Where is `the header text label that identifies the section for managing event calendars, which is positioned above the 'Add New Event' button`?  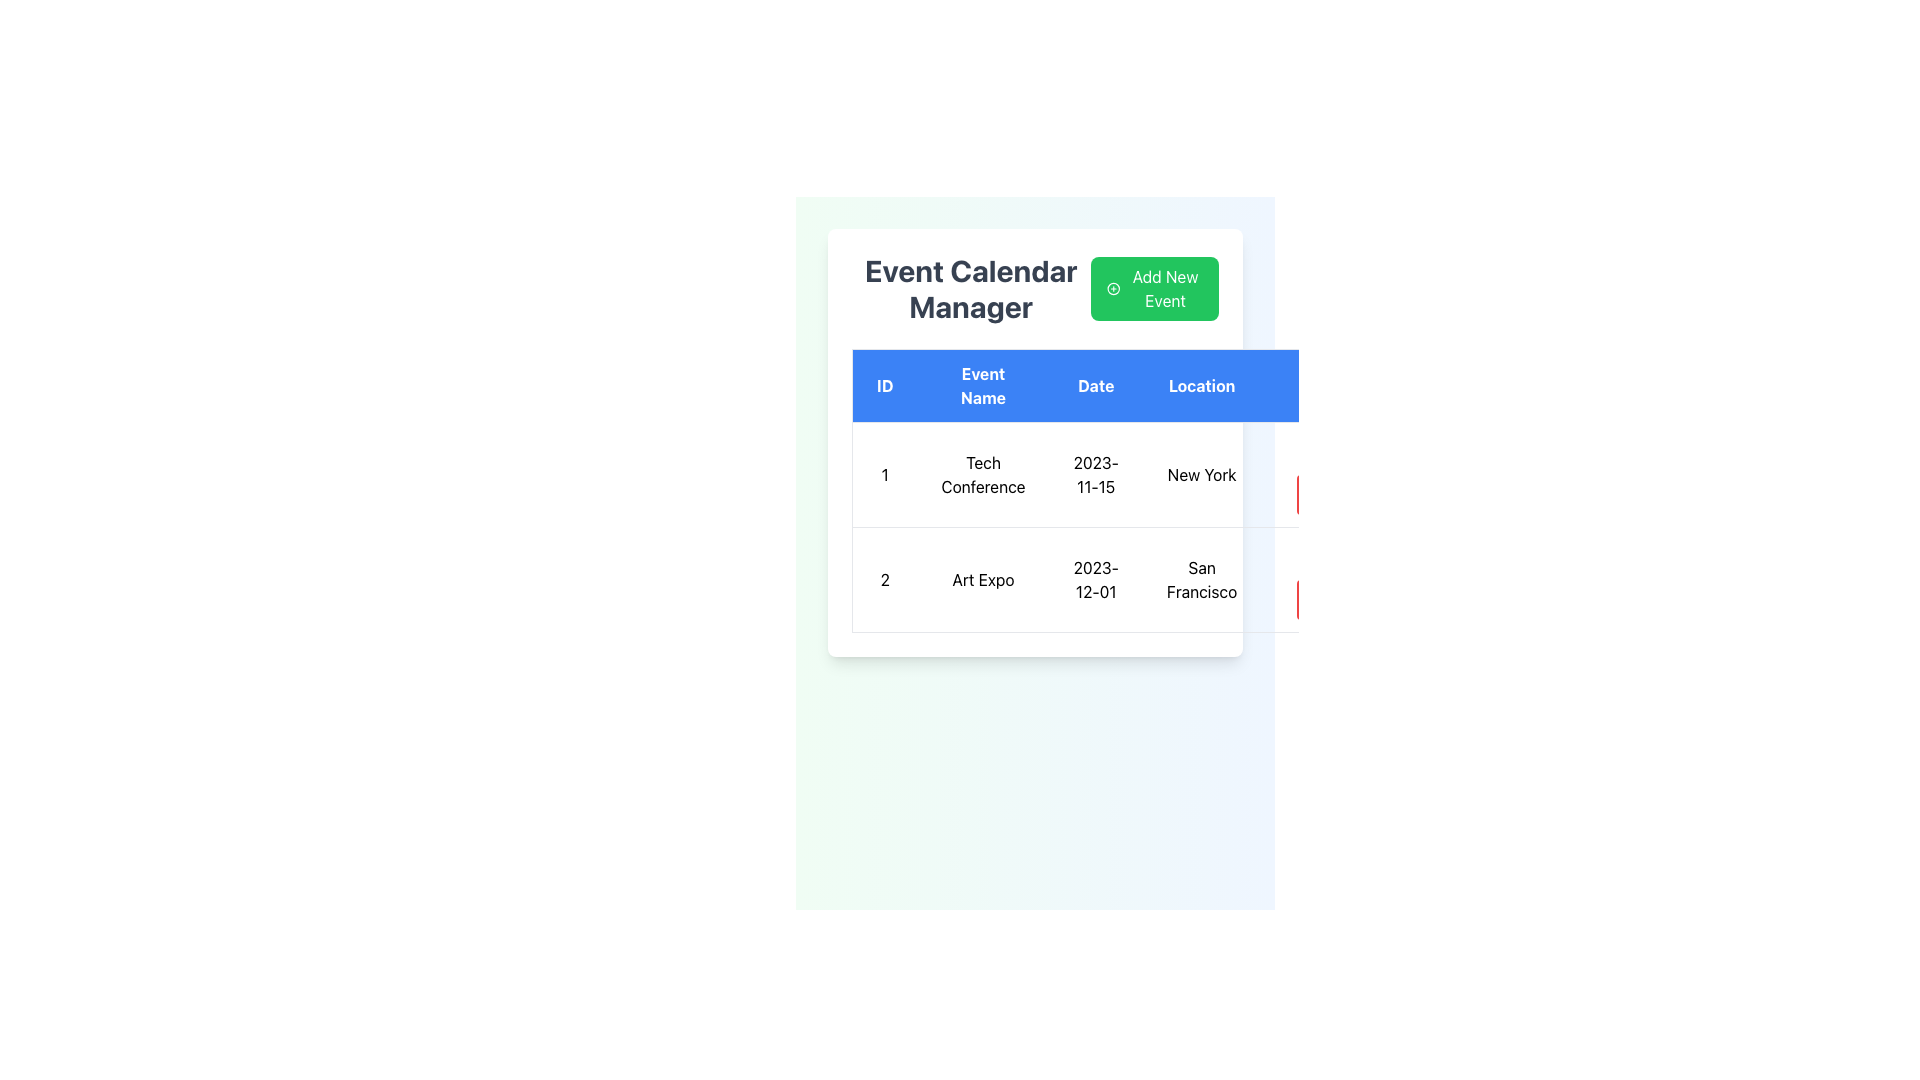 the header text label that identifies the section for managing event calendars, which is positioned above the 'Add New Event' button is located at coordinates (971, 289).